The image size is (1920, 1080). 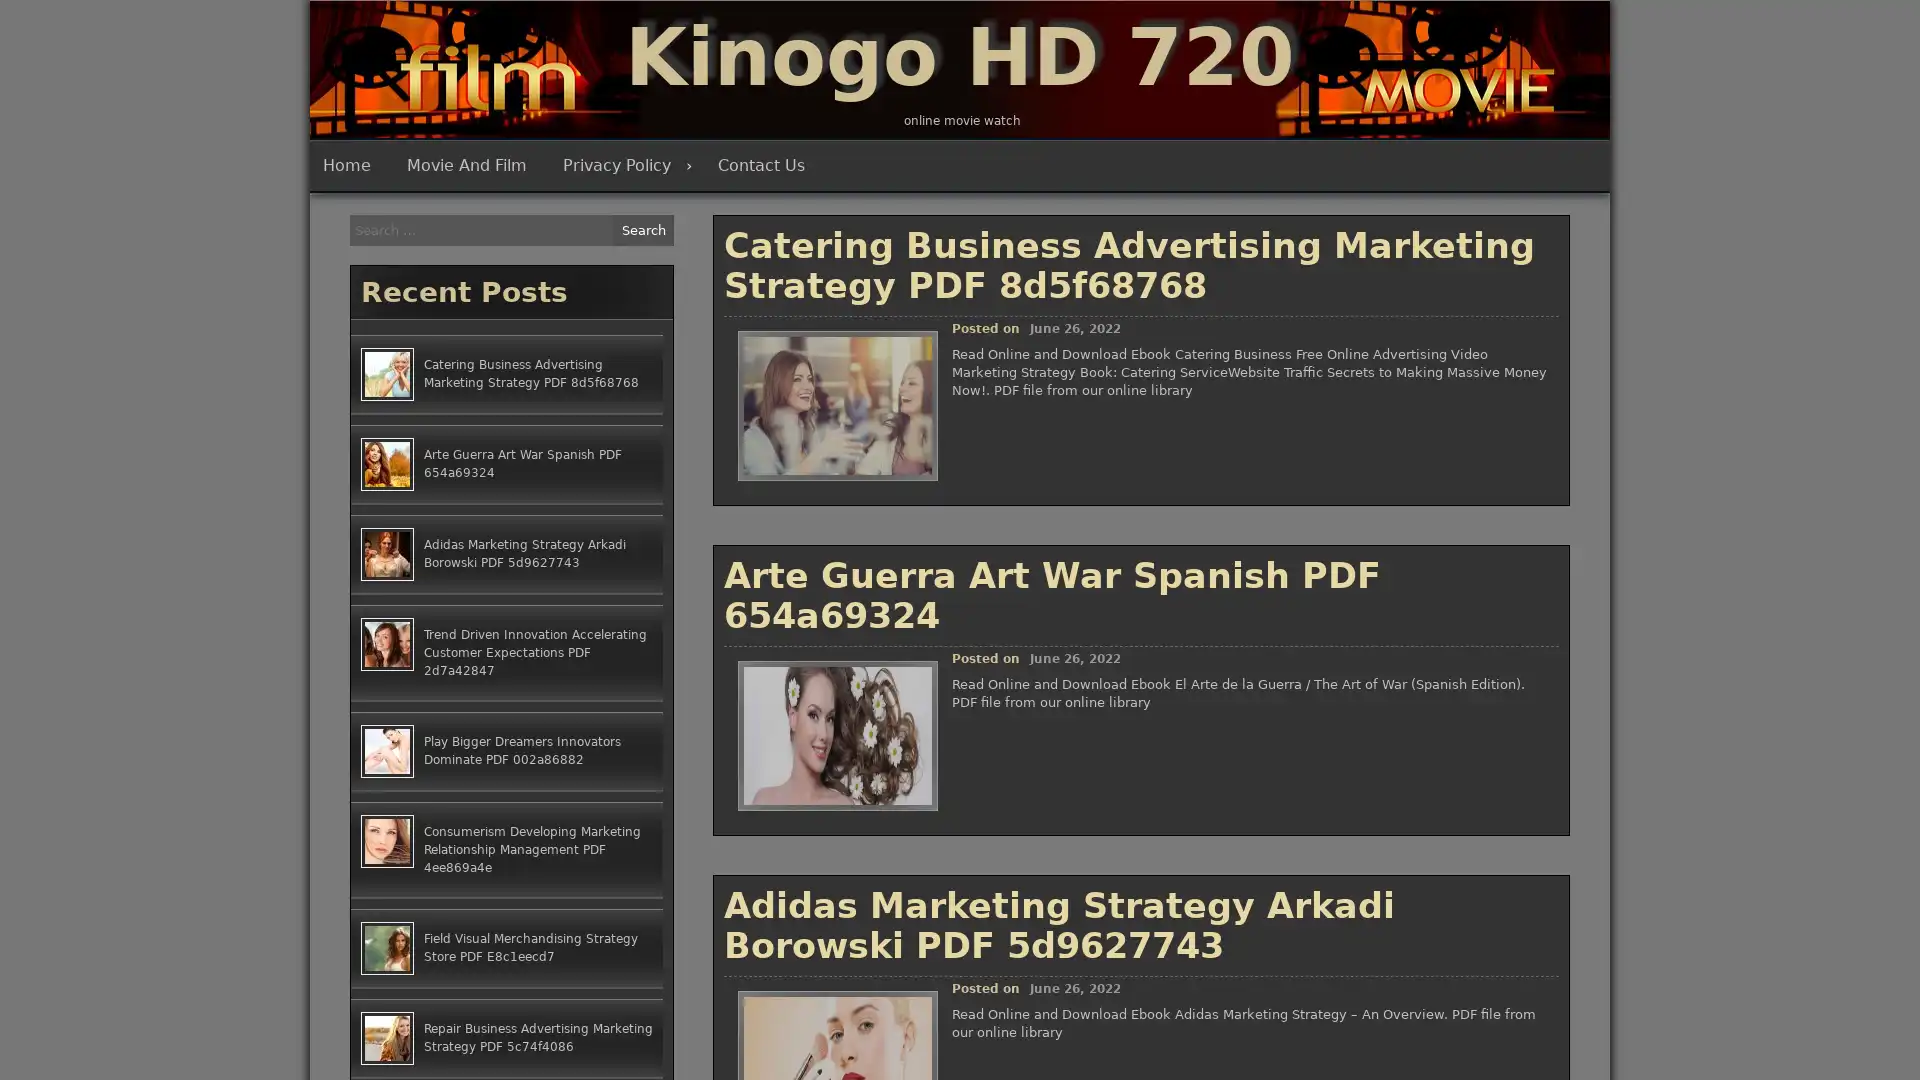 I want to click on Search, so click(x=643, y=229).